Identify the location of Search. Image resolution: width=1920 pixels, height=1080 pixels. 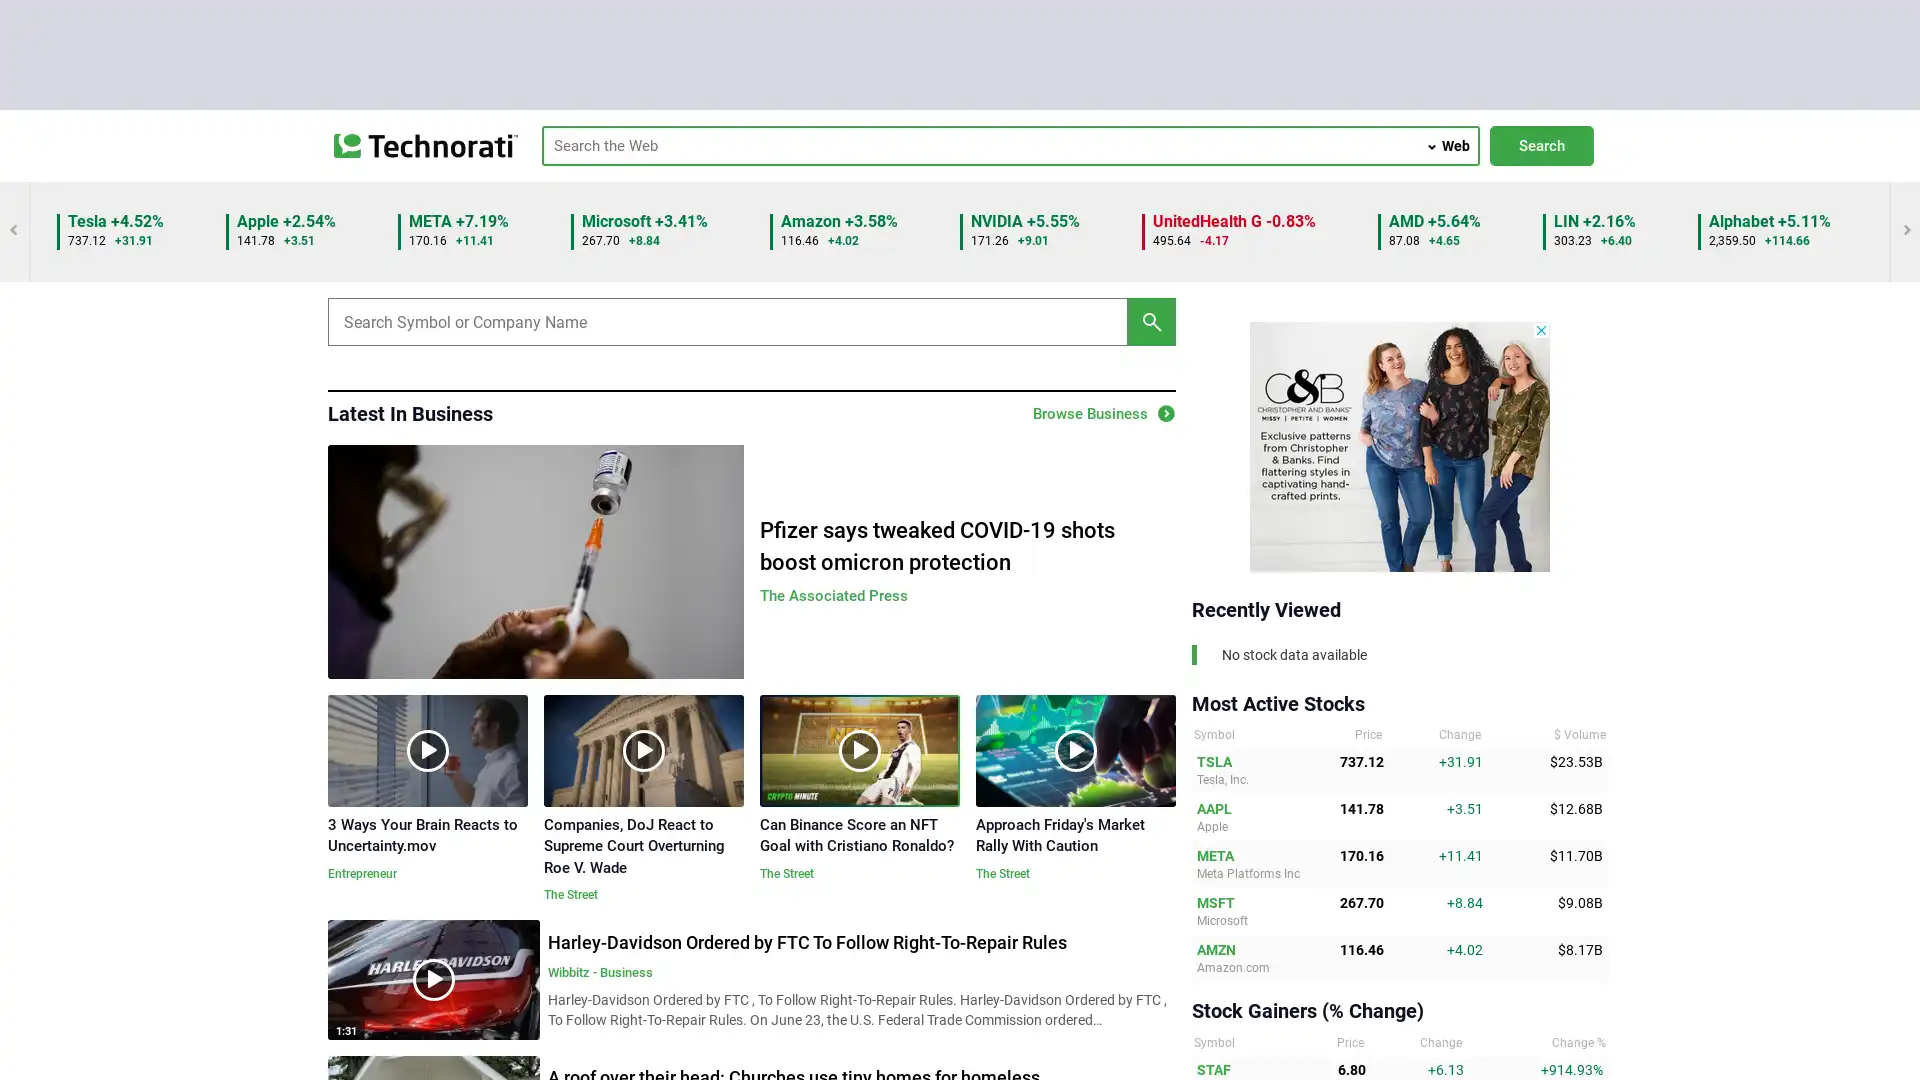
(1540, 145).